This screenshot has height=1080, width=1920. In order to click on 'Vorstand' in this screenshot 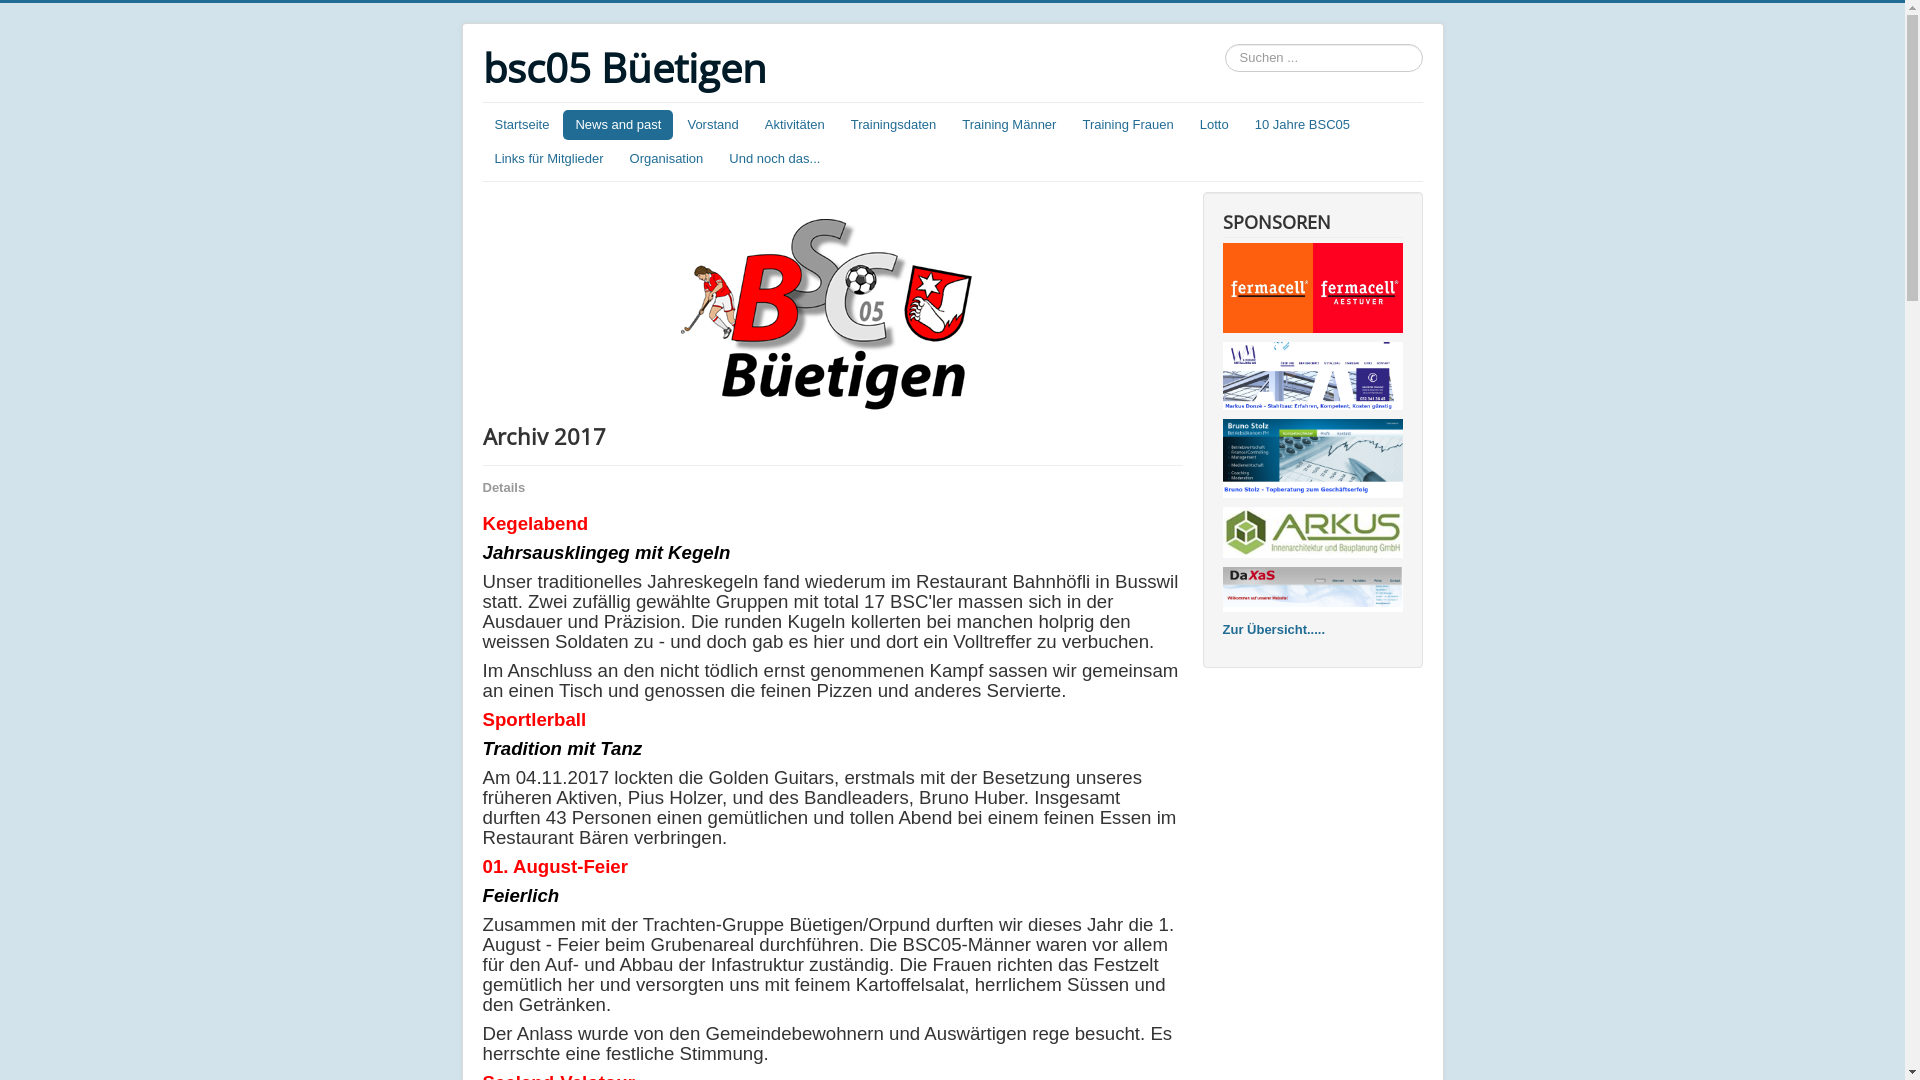, I will do `click(712, 124)`.